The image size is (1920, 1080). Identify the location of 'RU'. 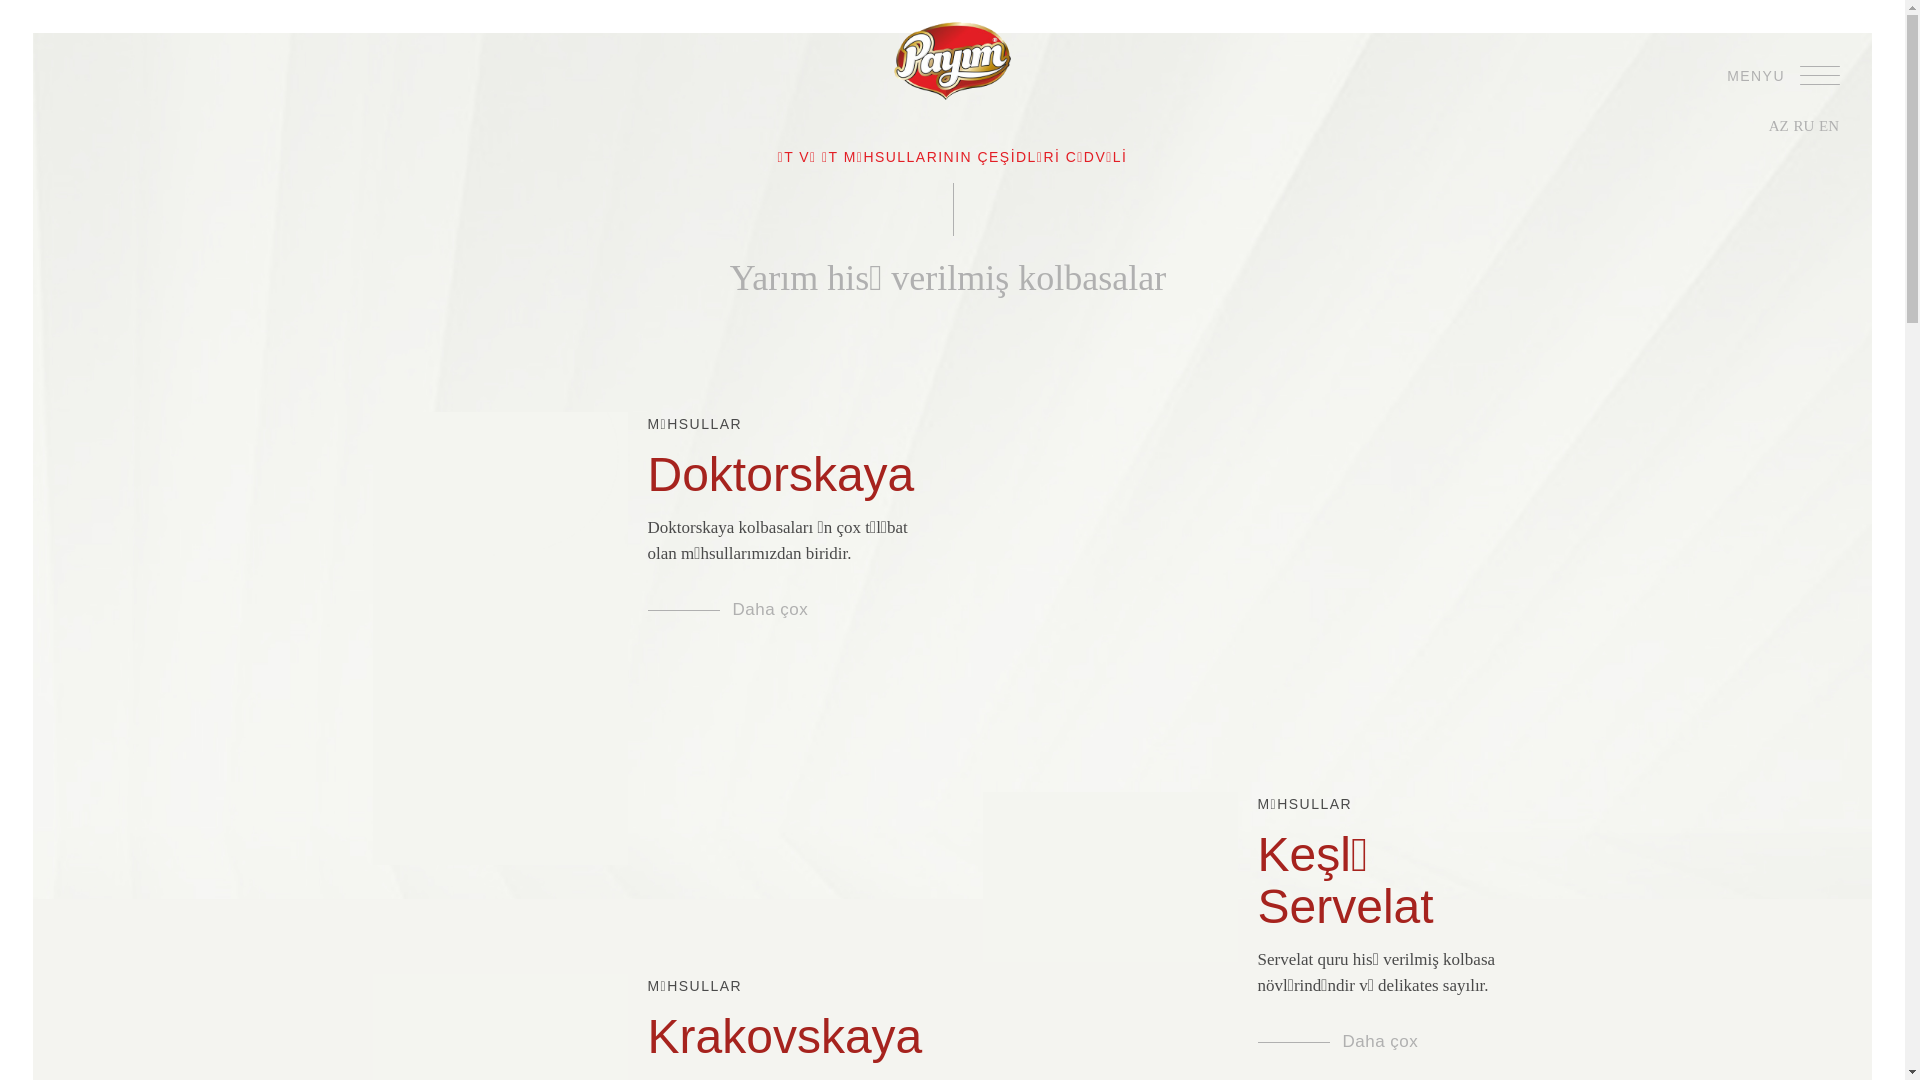
(1803, 126).